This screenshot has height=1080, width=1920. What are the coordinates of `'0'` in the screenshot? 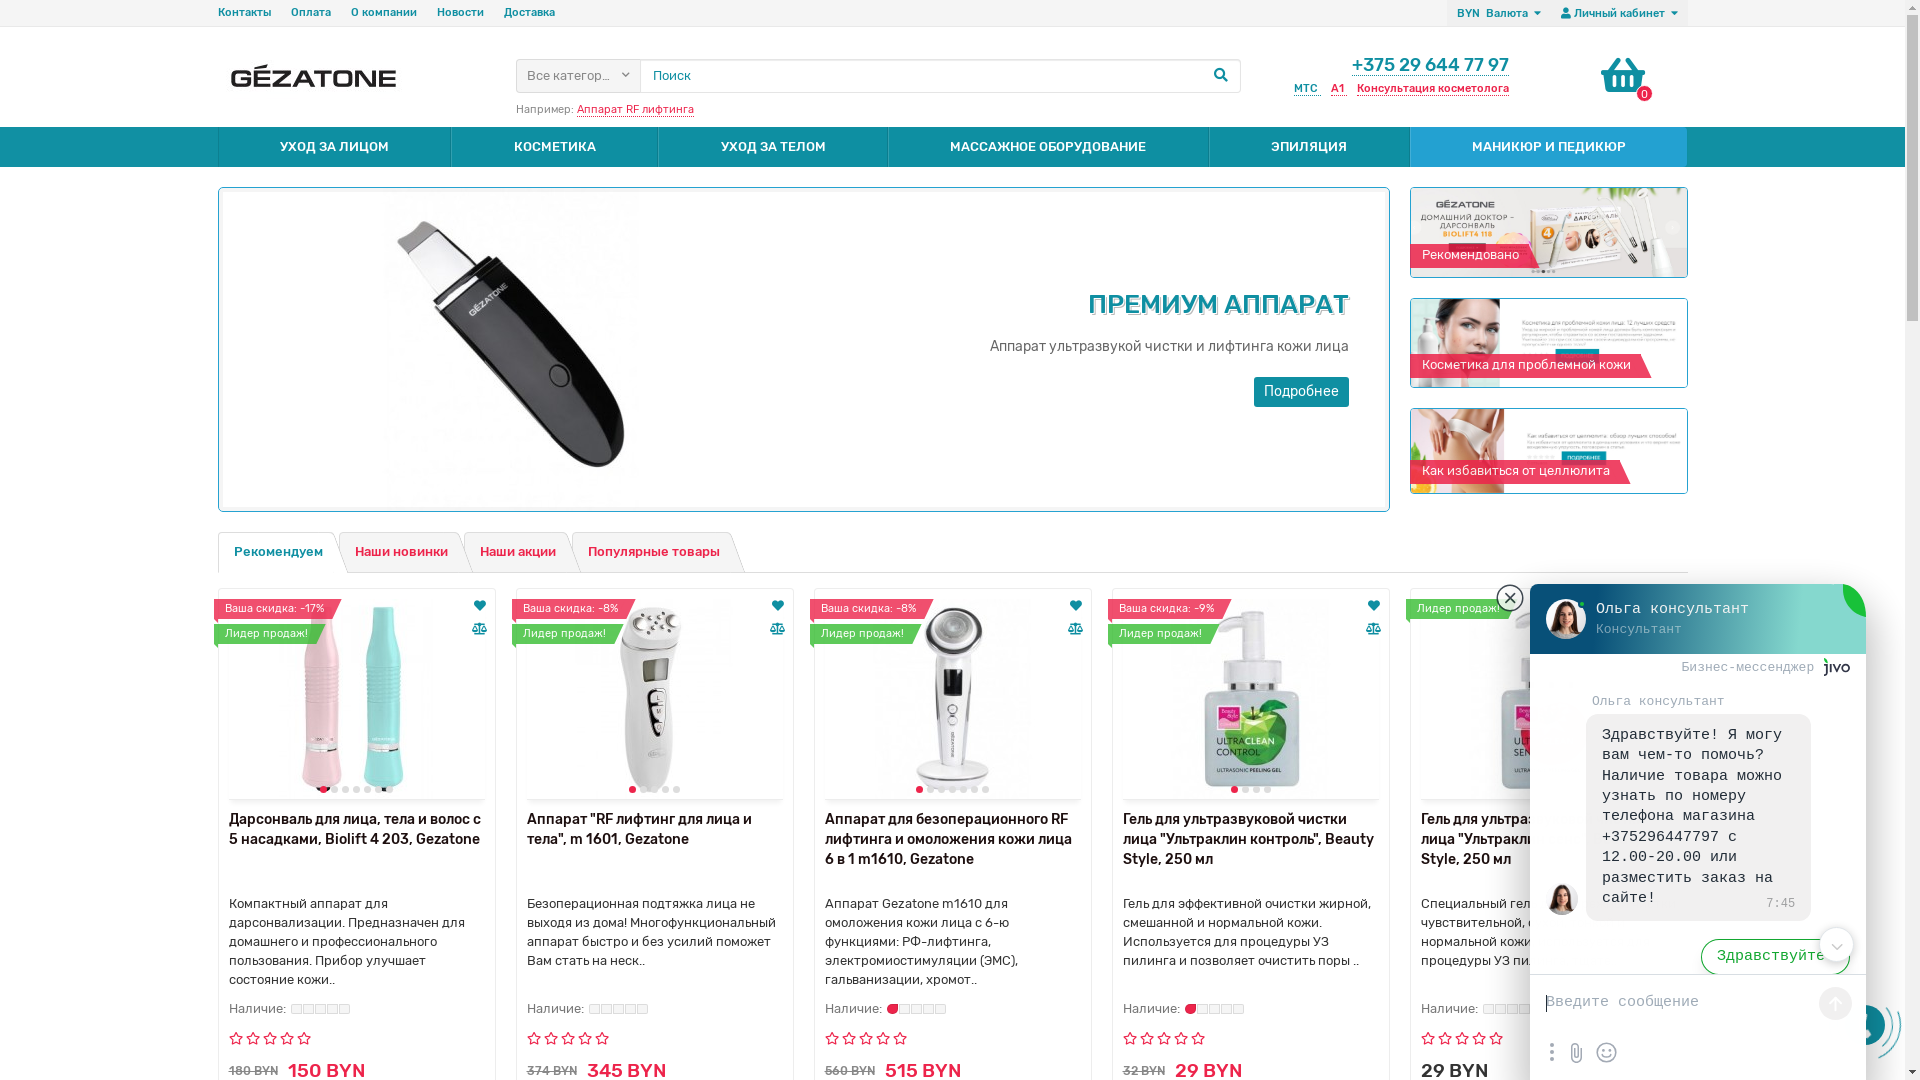 It's located at (1622, 75).